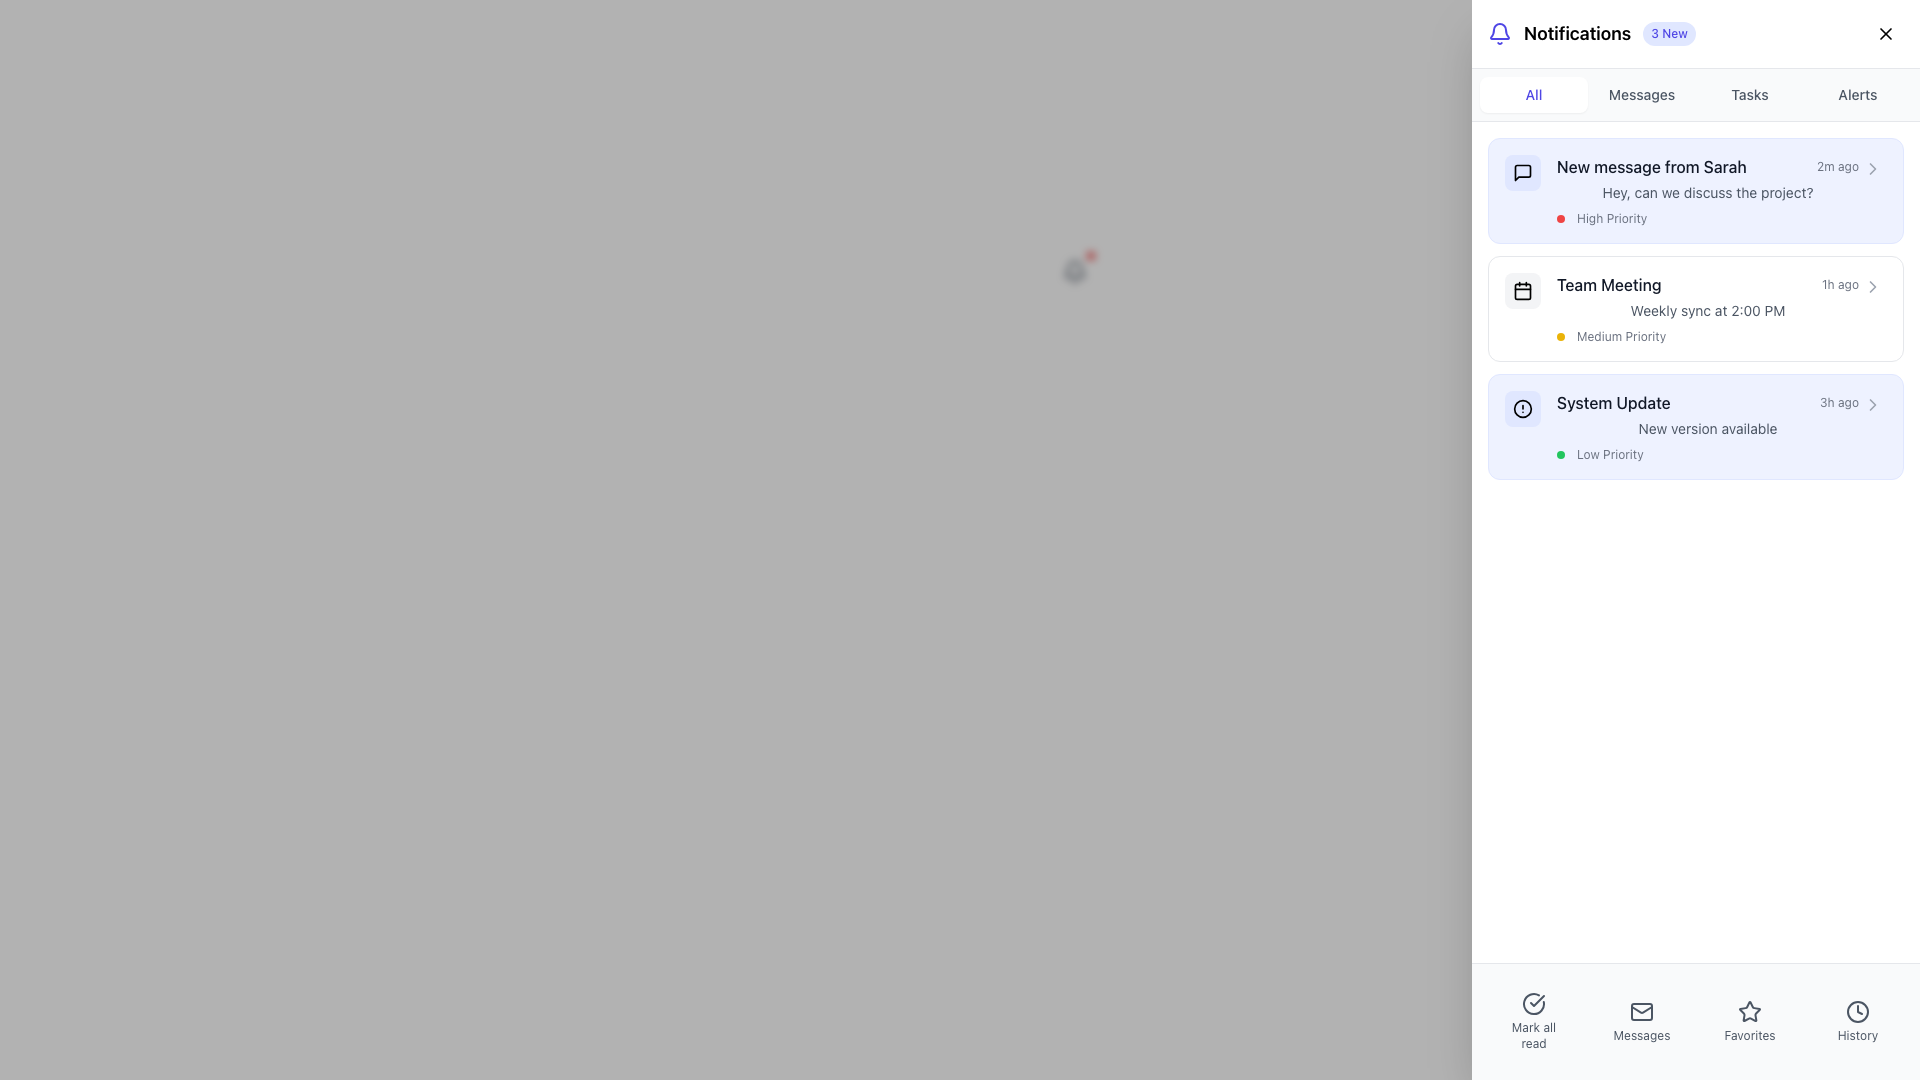 The image size is (1920, 1080). What do you see at coordinates (1694, 308) in the screenshot?
I see `the second notification card in the 'Notifications' section` at bounding box center [1694, 308].